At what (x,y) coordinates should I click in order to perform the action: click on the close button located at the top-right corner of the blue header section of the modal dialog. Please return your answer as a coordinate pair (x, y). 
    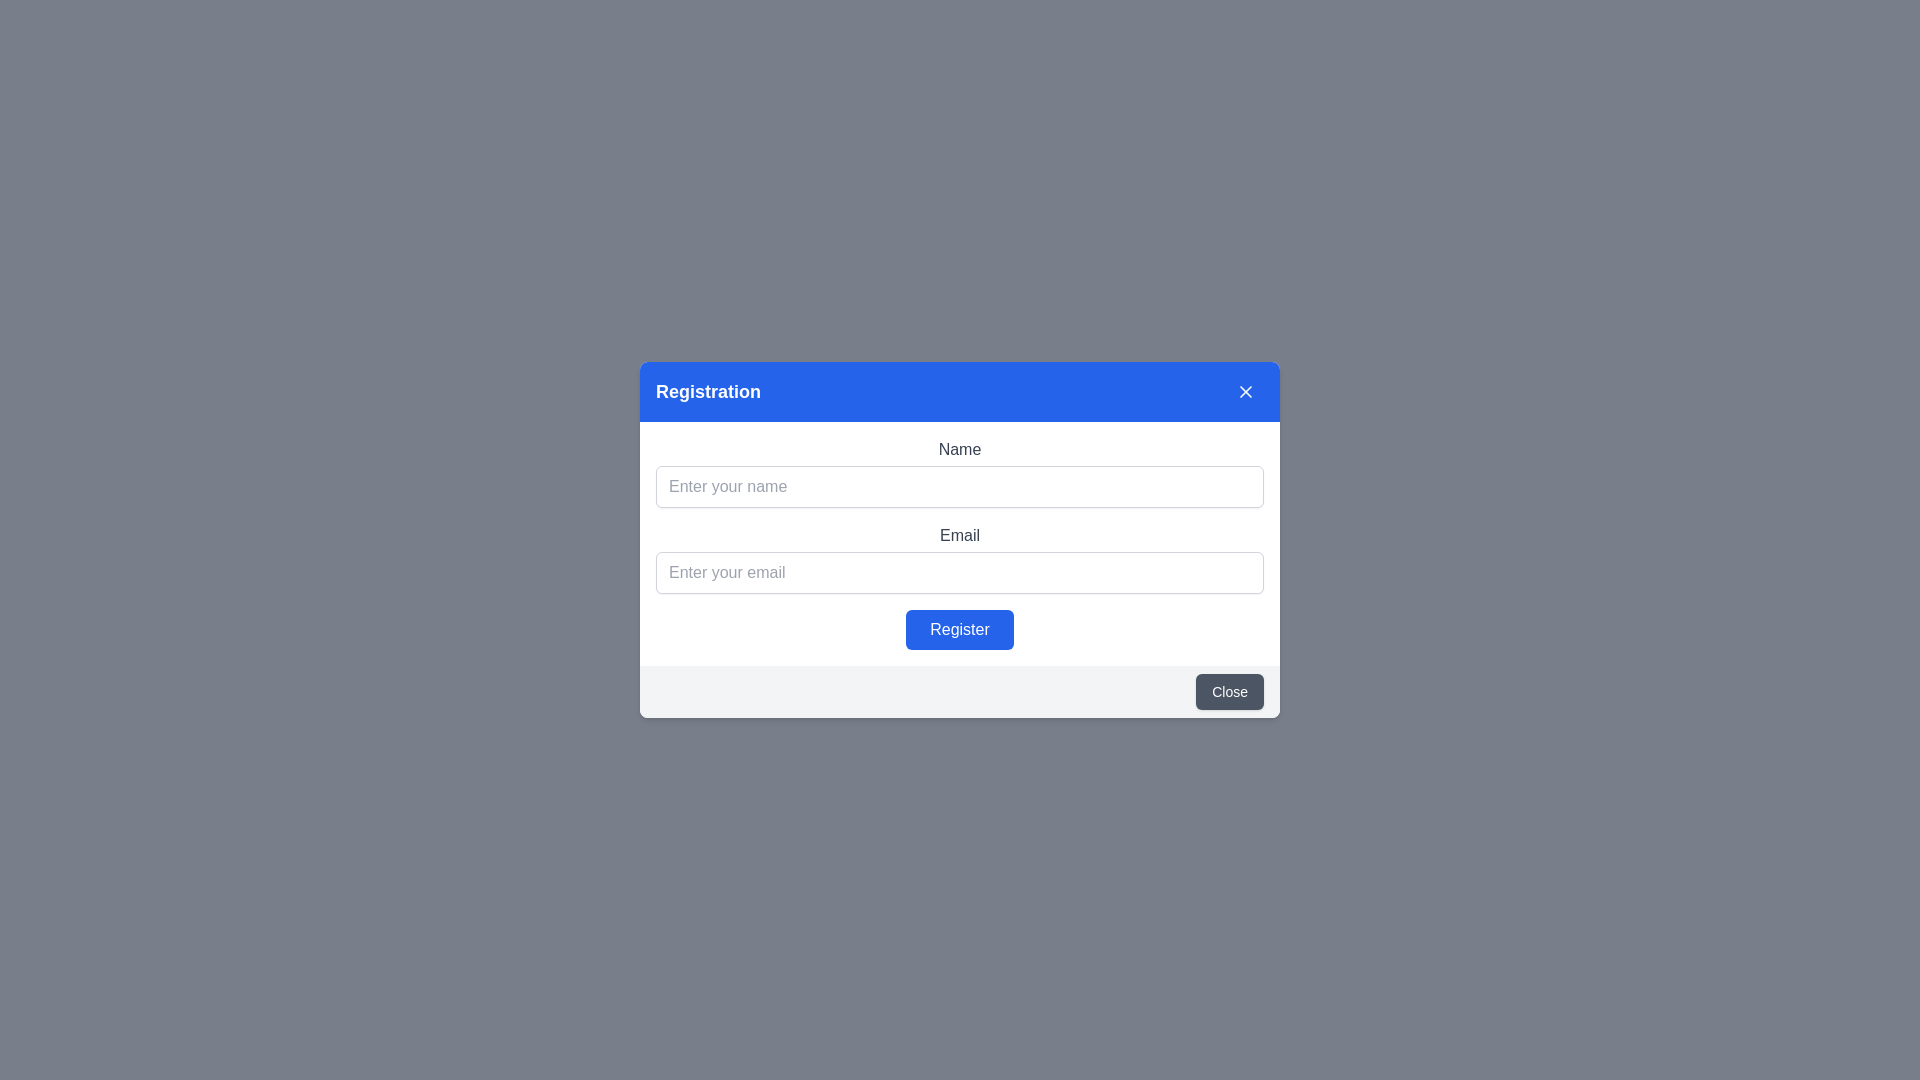
    Looking at the image, I should click on (1244, 392).